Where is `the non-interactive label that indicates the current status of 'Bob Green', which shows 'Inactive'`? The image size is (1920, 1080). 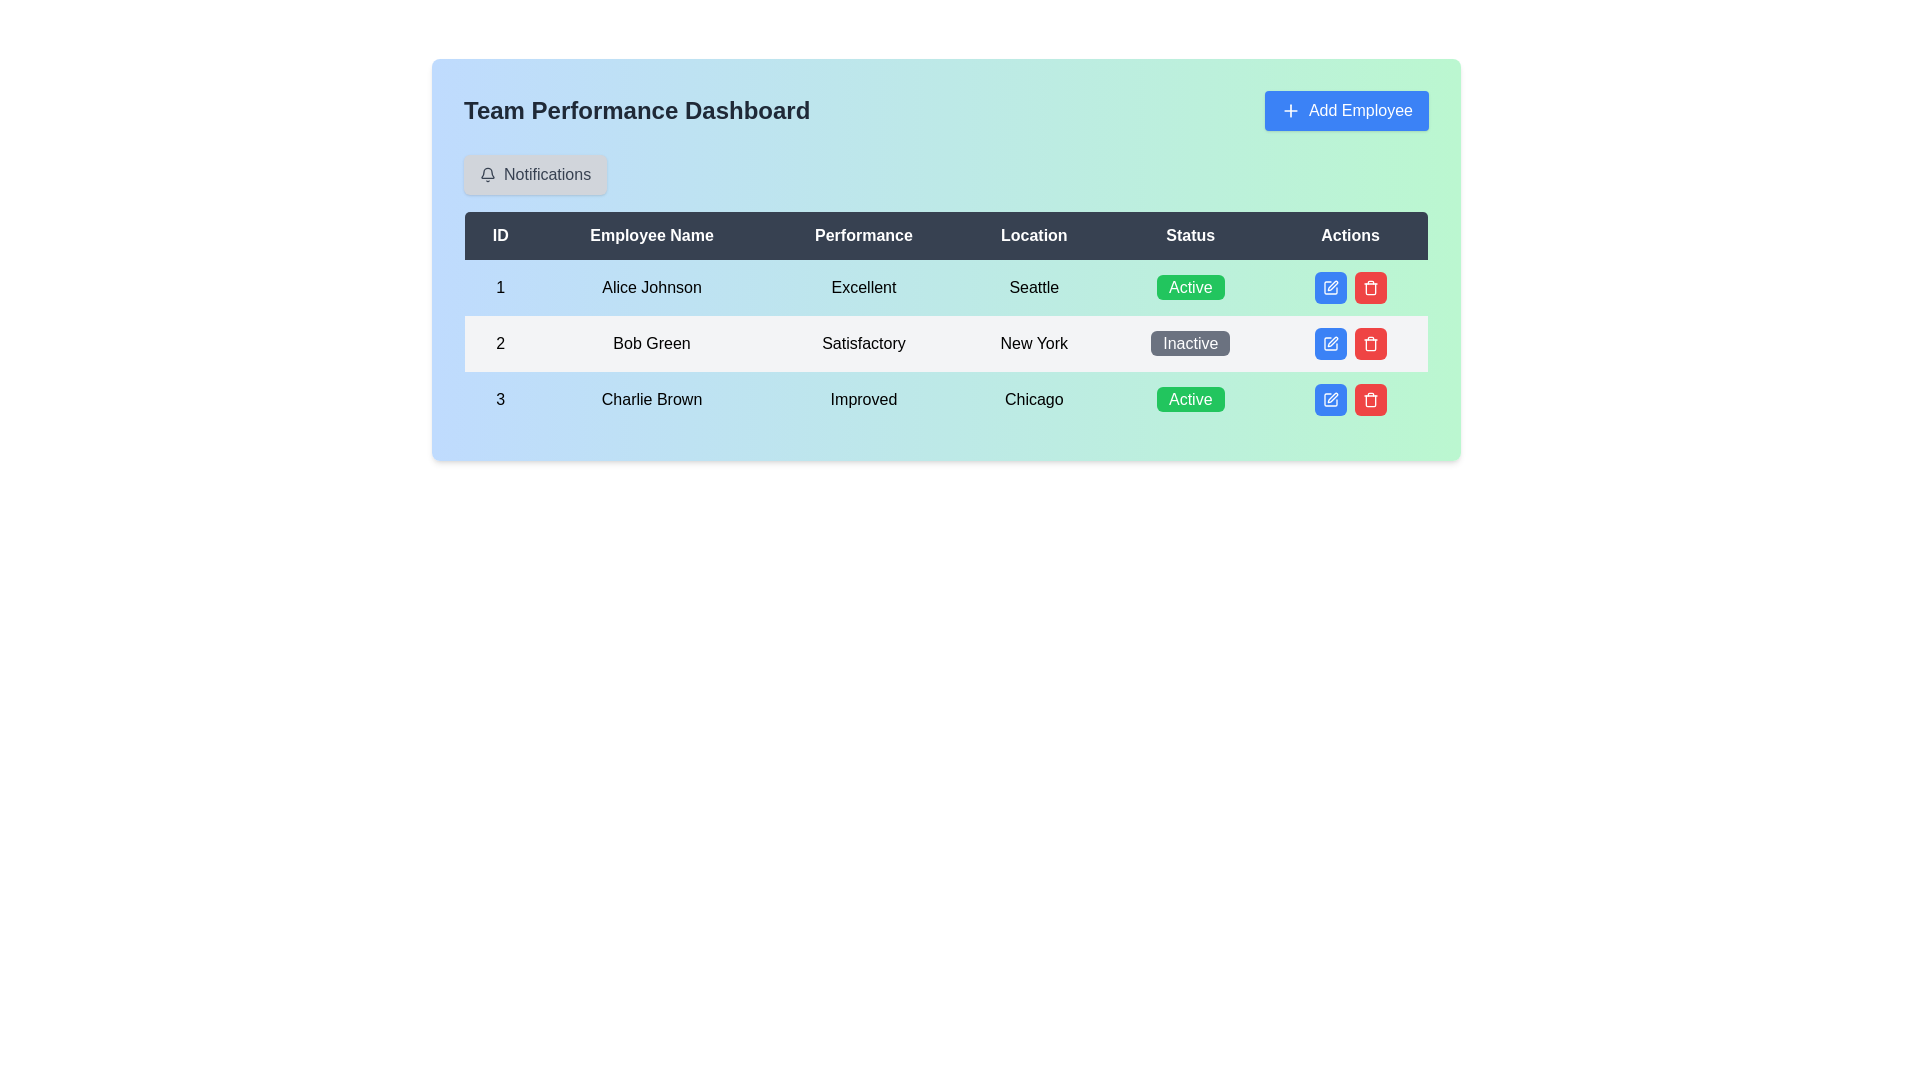
the non-interactive label that indicates the current status of 'Bob Green', which shows 'Inactive' is located at coordinates (1190, 342).